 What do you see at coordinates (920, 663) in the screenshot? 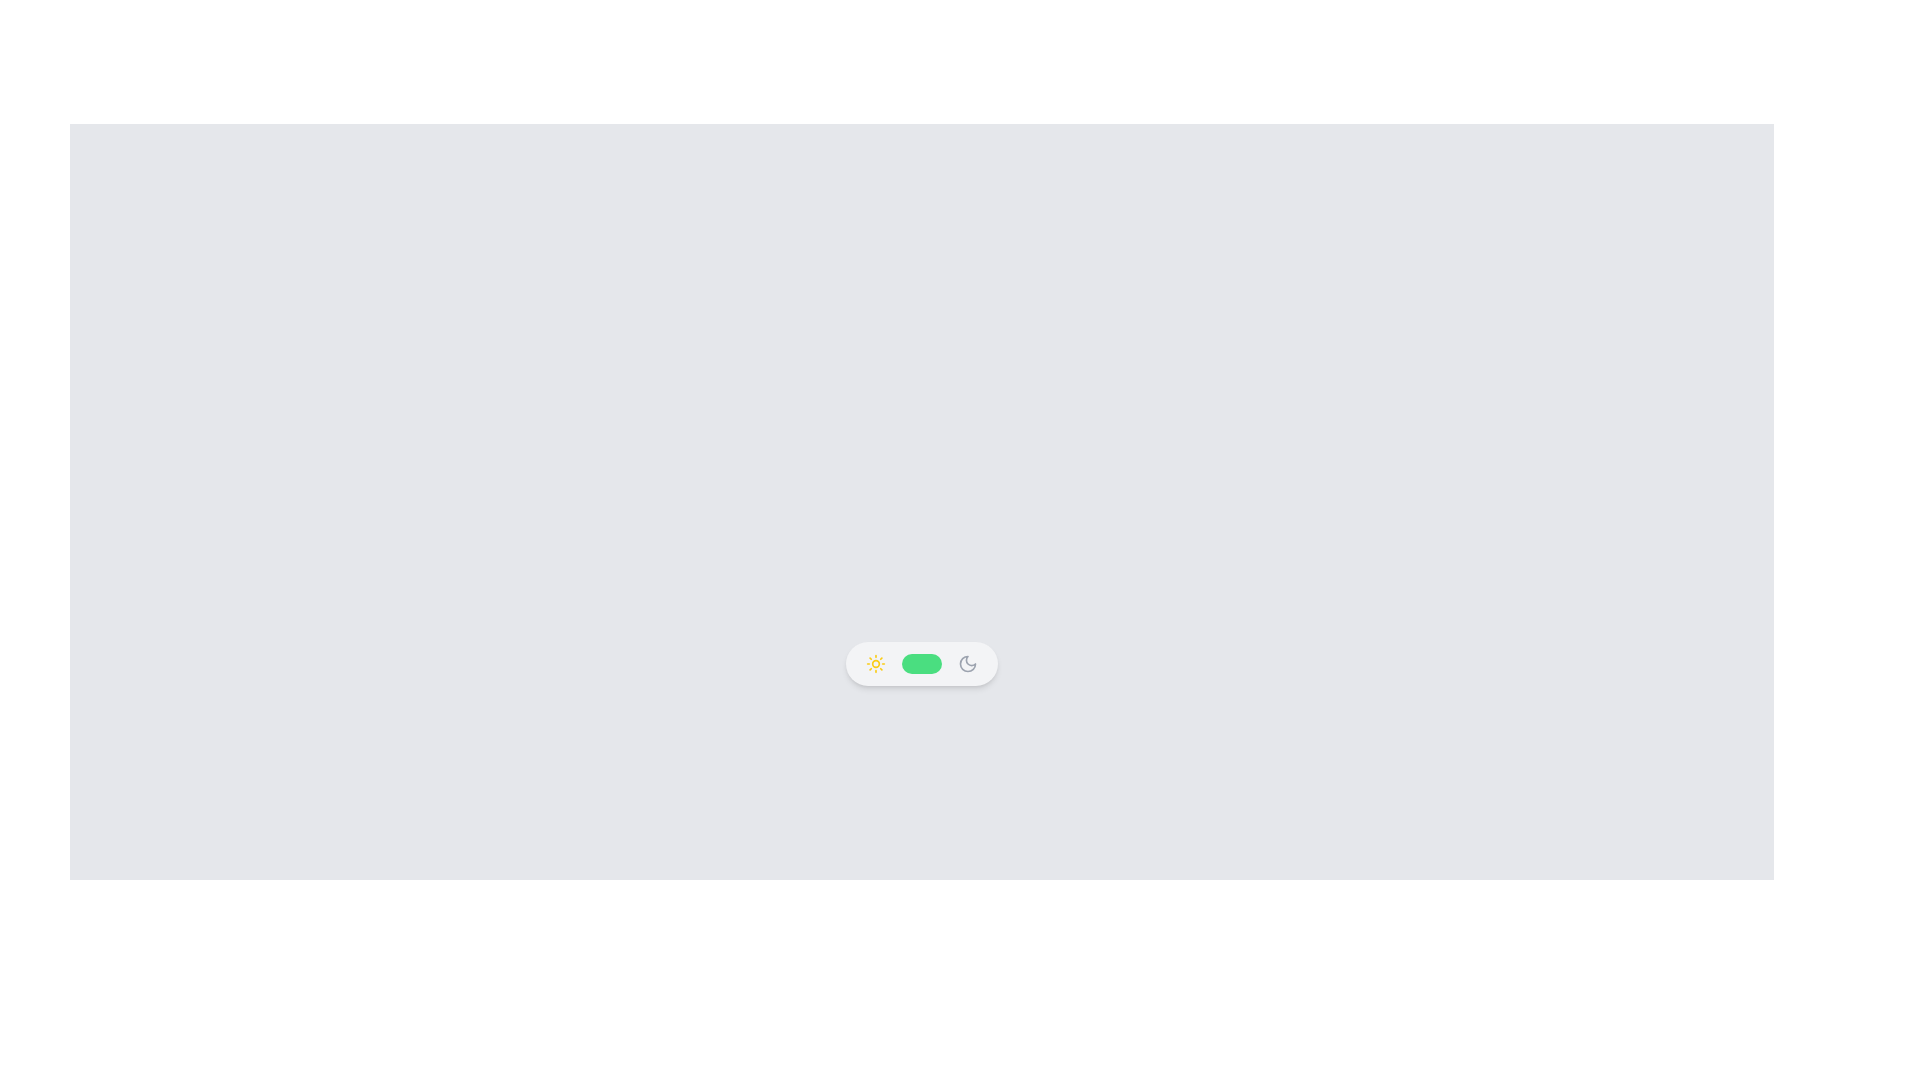
I see `the white circular knob of the pill-shaped toggle switch with a green background` at bounding box center [920, 663].